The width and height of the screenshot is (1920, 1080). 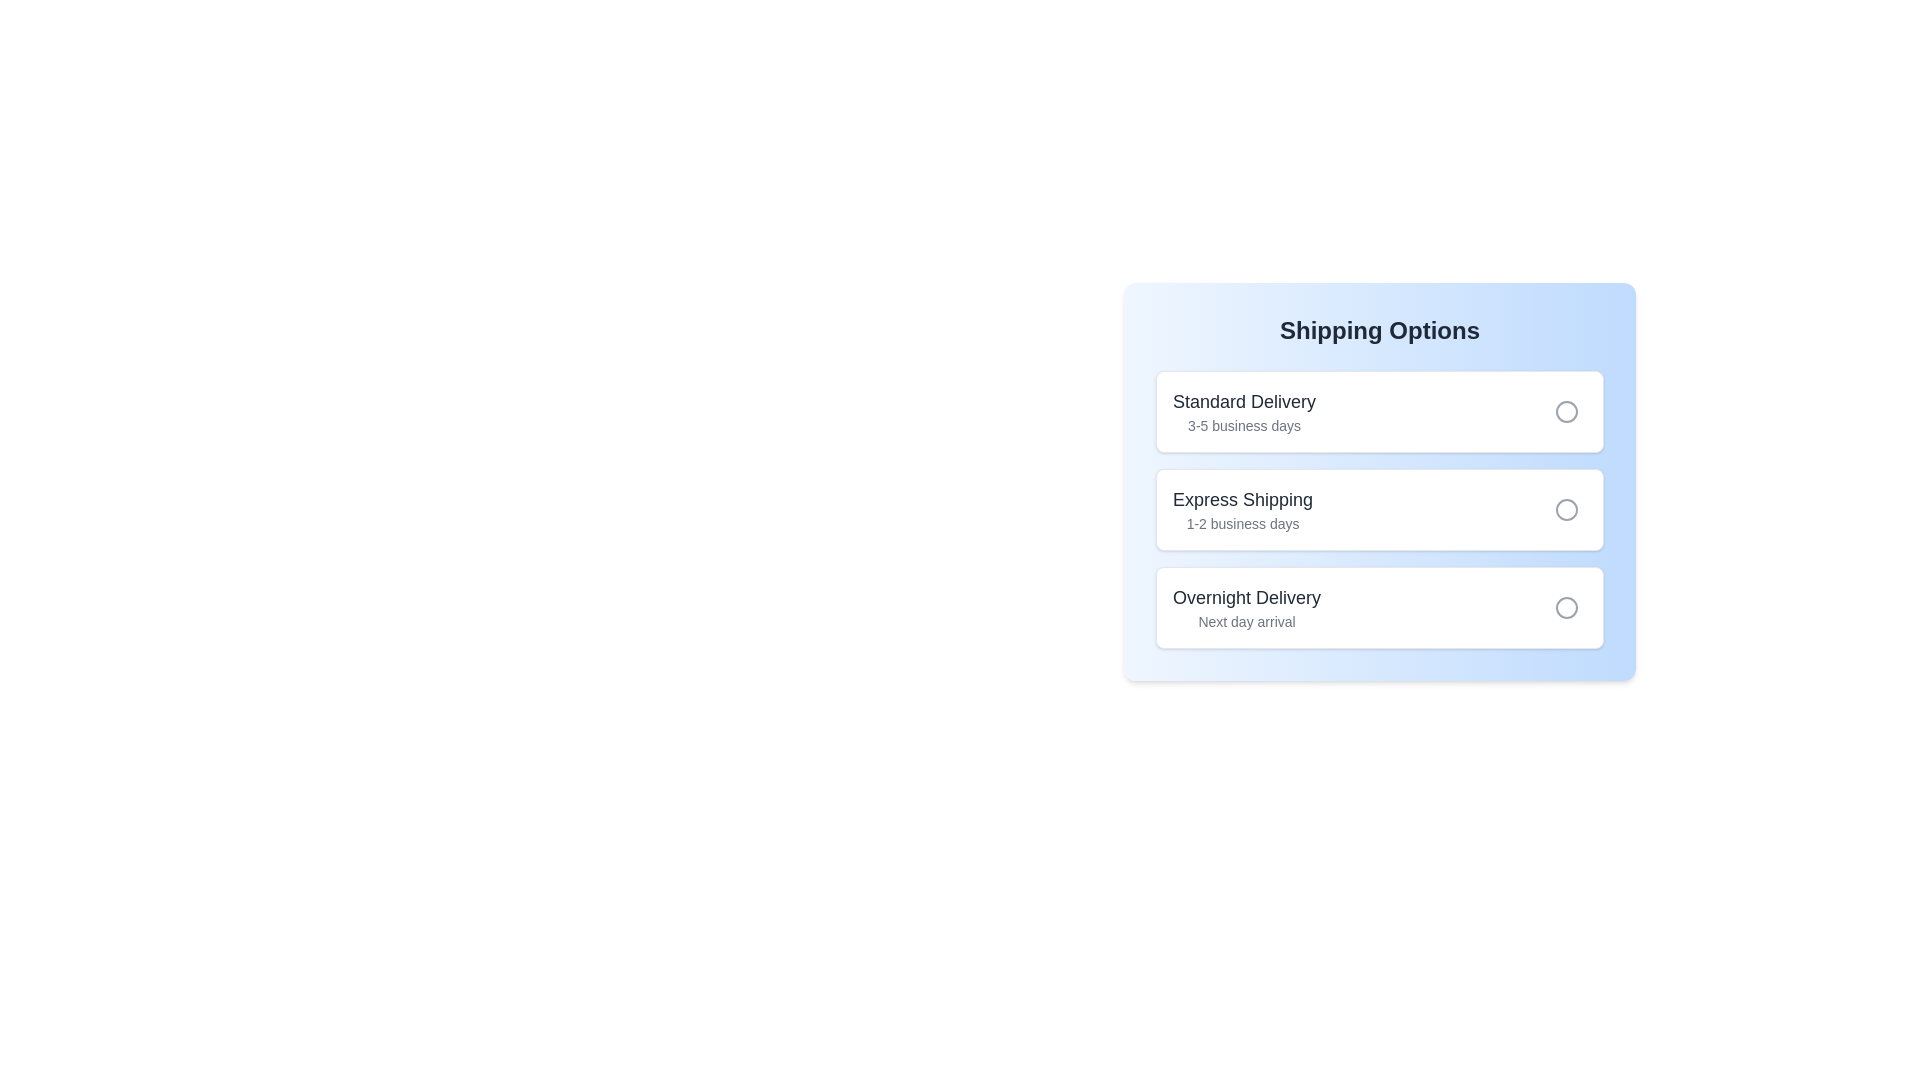 What do you see at coordinates (1379, 508) in the screenshot?
I see `the radio button associated with the 'Express Shipping' delivery option` at bounding box center [1379, 508].